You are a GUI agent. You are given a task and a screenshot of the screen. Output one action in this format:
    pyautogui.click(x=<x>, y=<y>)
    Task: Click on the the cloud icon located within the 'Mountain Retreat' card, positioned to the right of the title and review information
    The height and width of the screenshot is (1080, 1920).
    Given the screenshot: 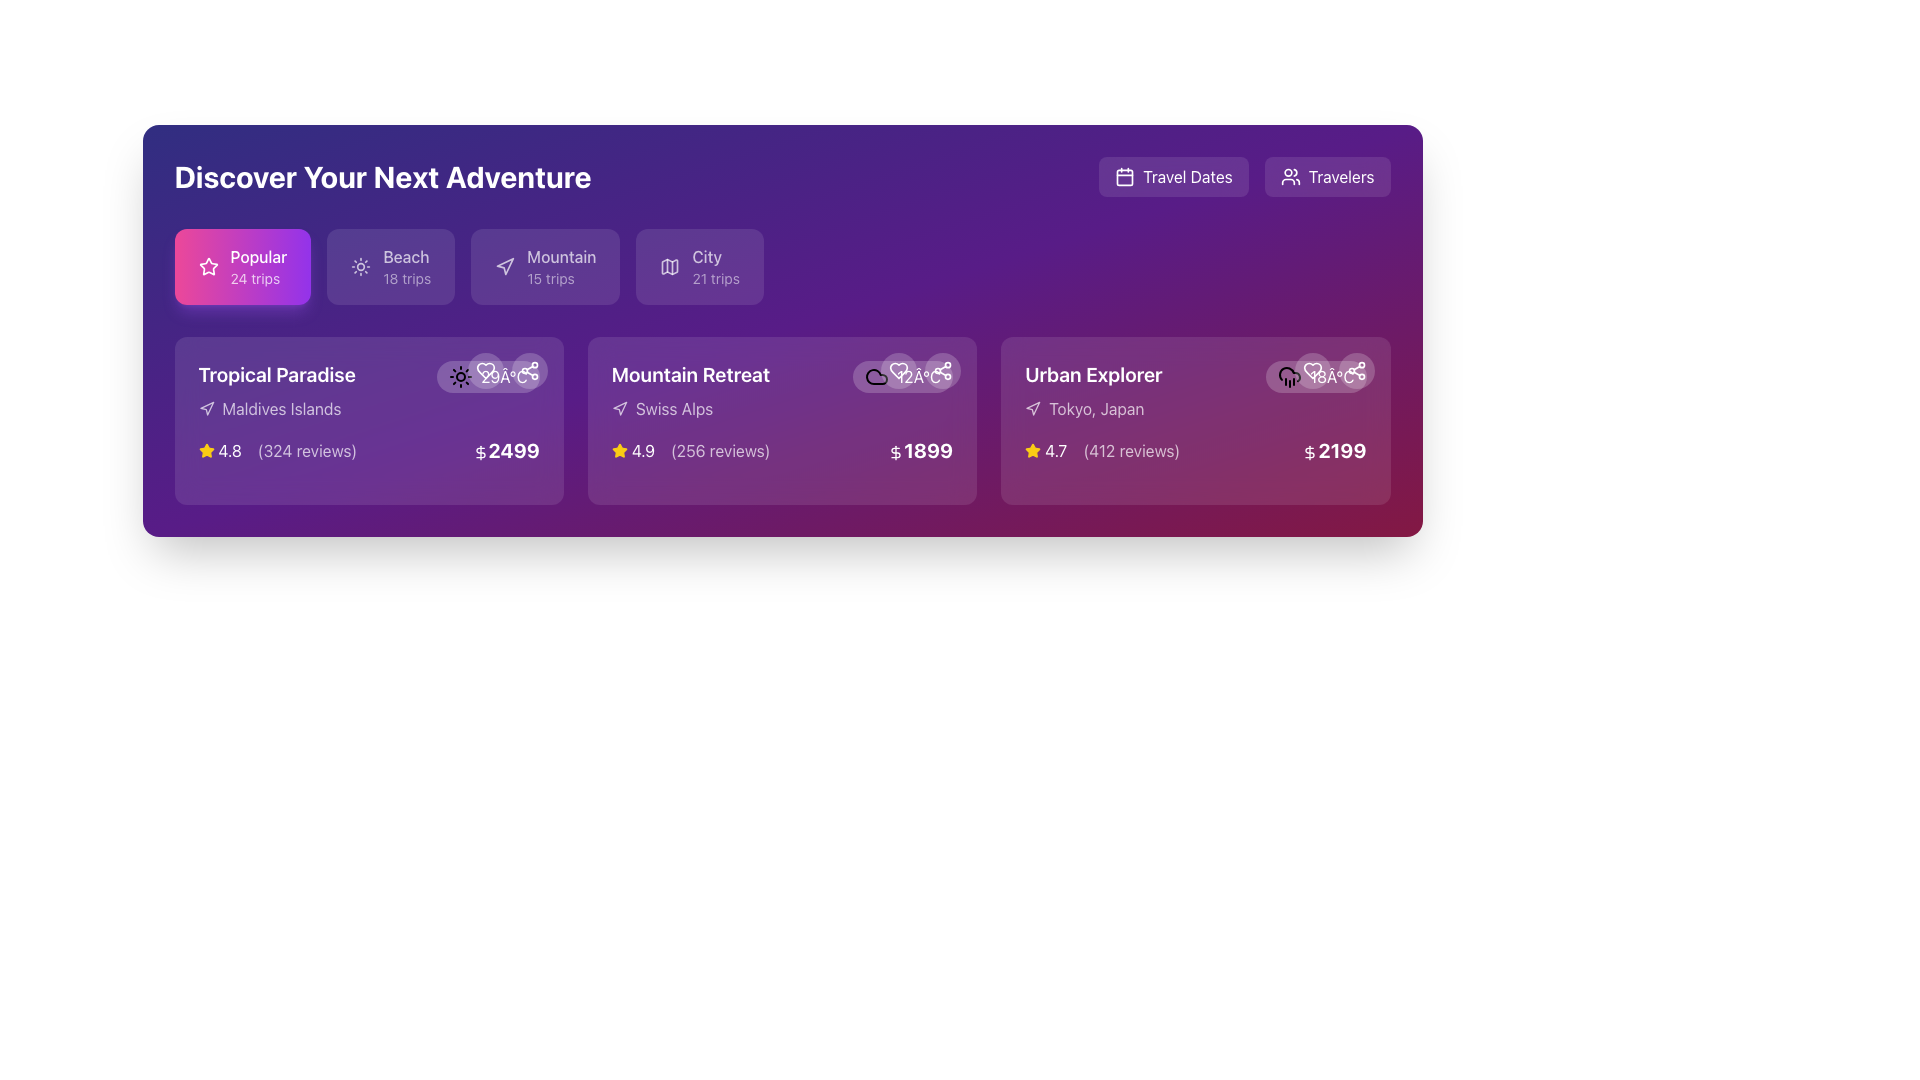 What is the action you would take?
    pyautogui.click(x=877, y=377)
    